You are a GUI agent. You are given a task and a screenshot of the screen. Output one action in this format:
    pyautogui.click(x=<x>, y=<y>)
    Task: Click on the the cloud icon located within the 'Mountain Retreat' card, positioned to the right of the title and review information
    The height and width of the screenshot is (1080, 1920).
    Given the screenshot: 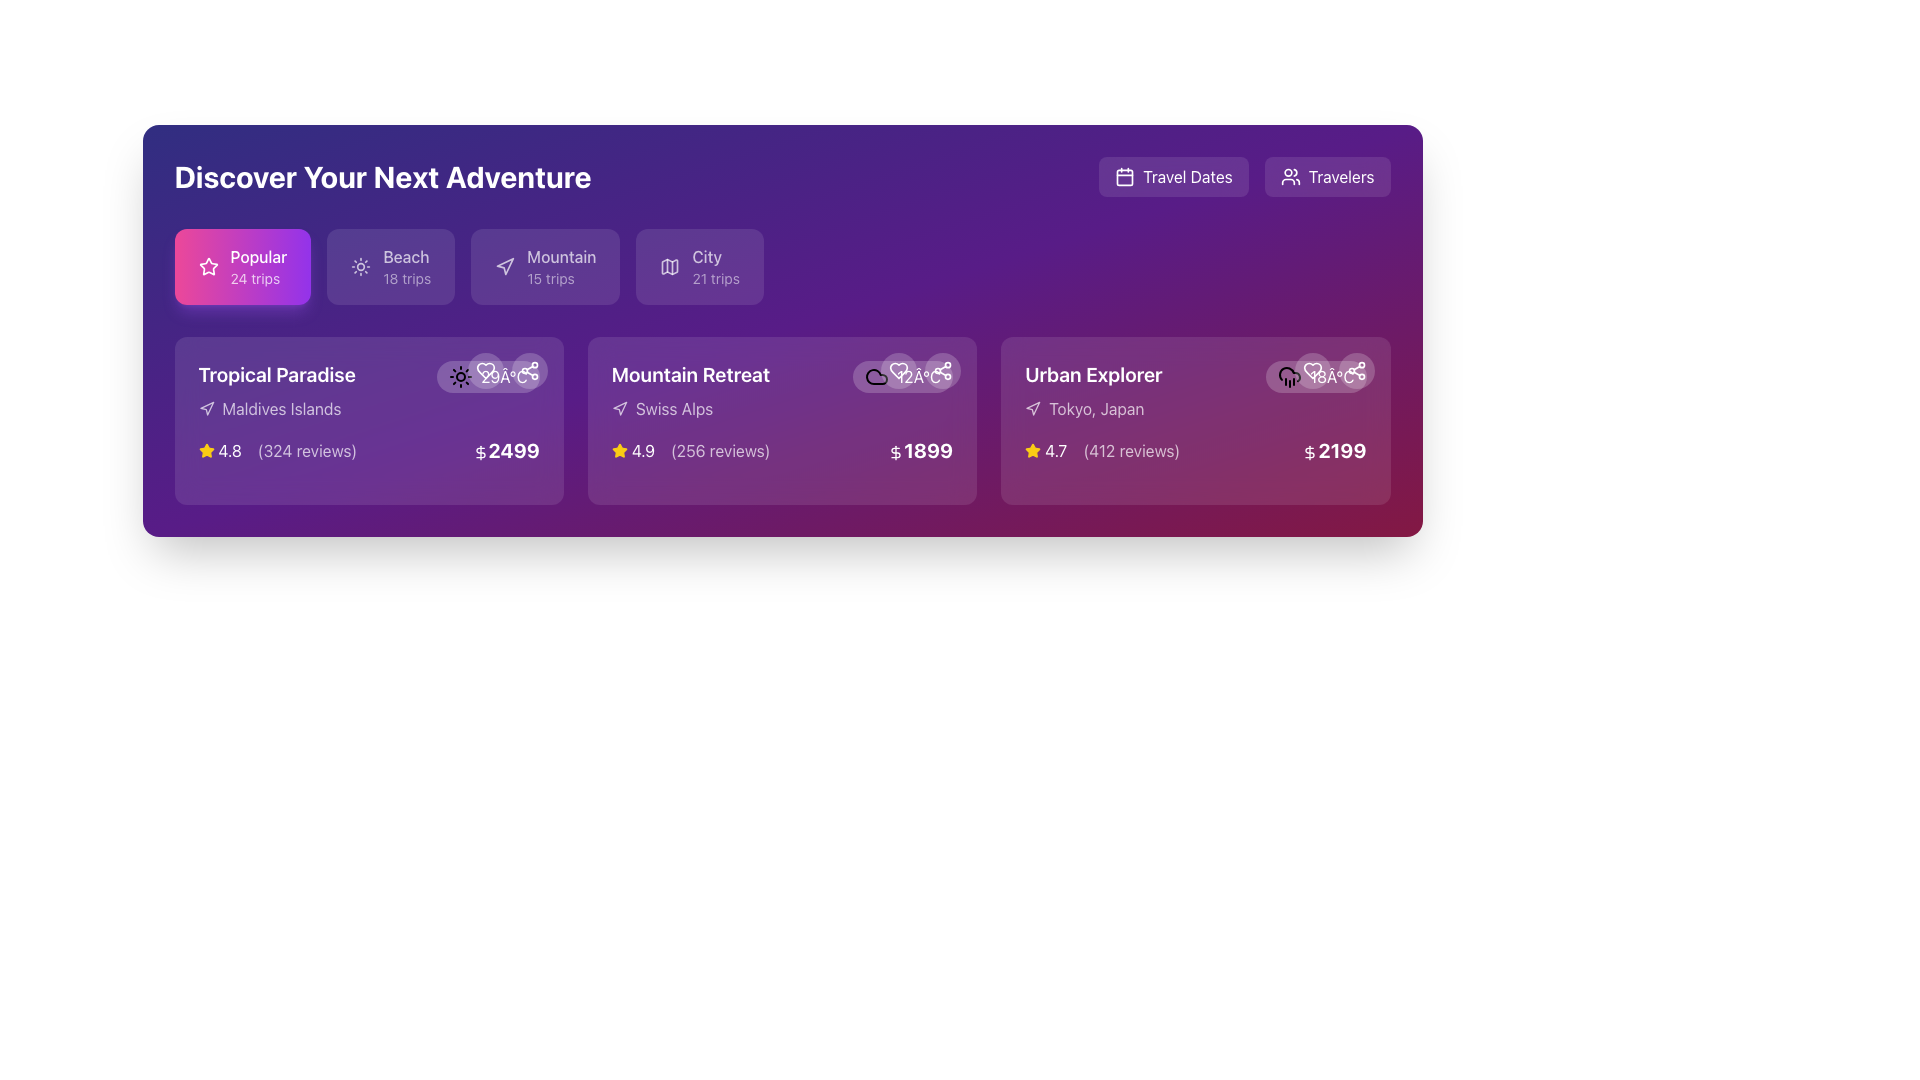 What is the action you would take?
    pyautogui.click(x=877, y=377)
    